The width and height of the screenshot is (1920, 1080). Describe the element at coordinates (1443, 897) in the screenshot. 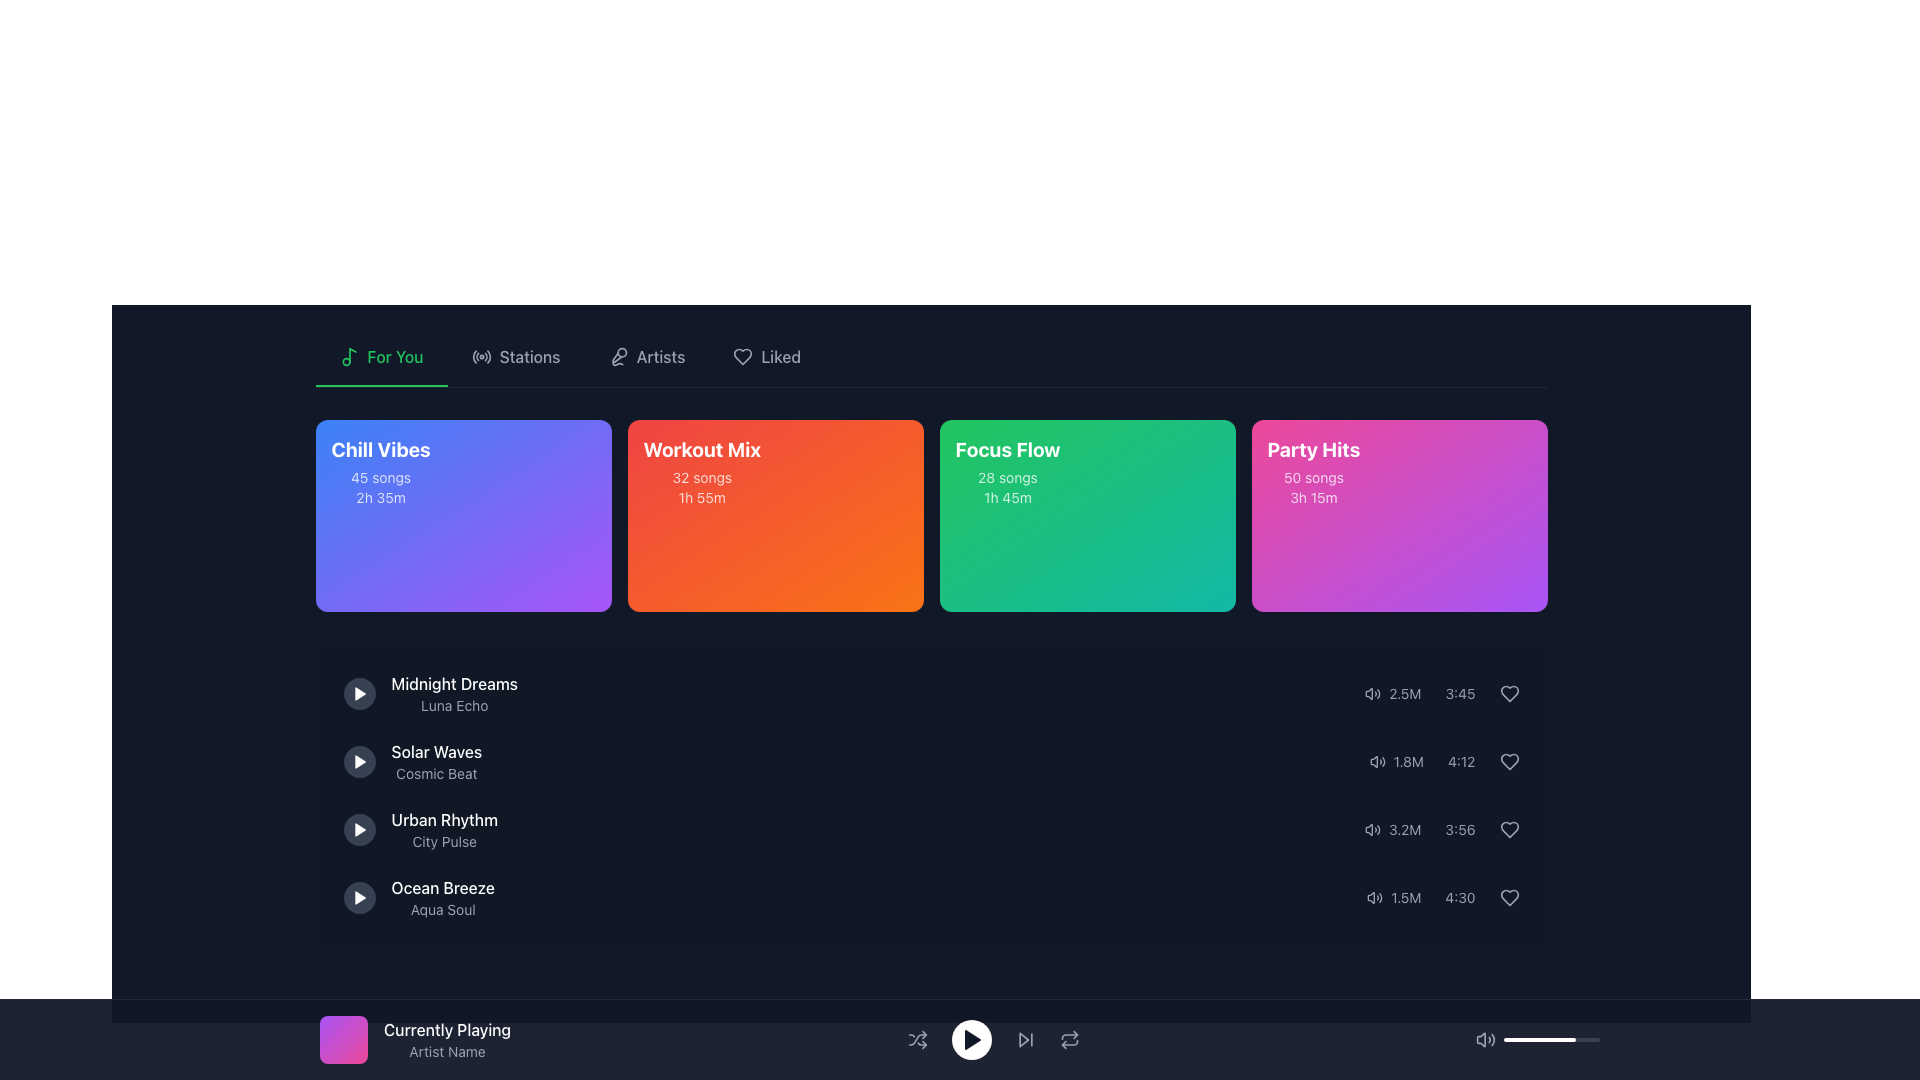

I see `the speaker icon in the composite UI component that includes the texts '1.5M' and '4:30', located in the fourth row of the playlist panel, to adjust volume settings` at that location.